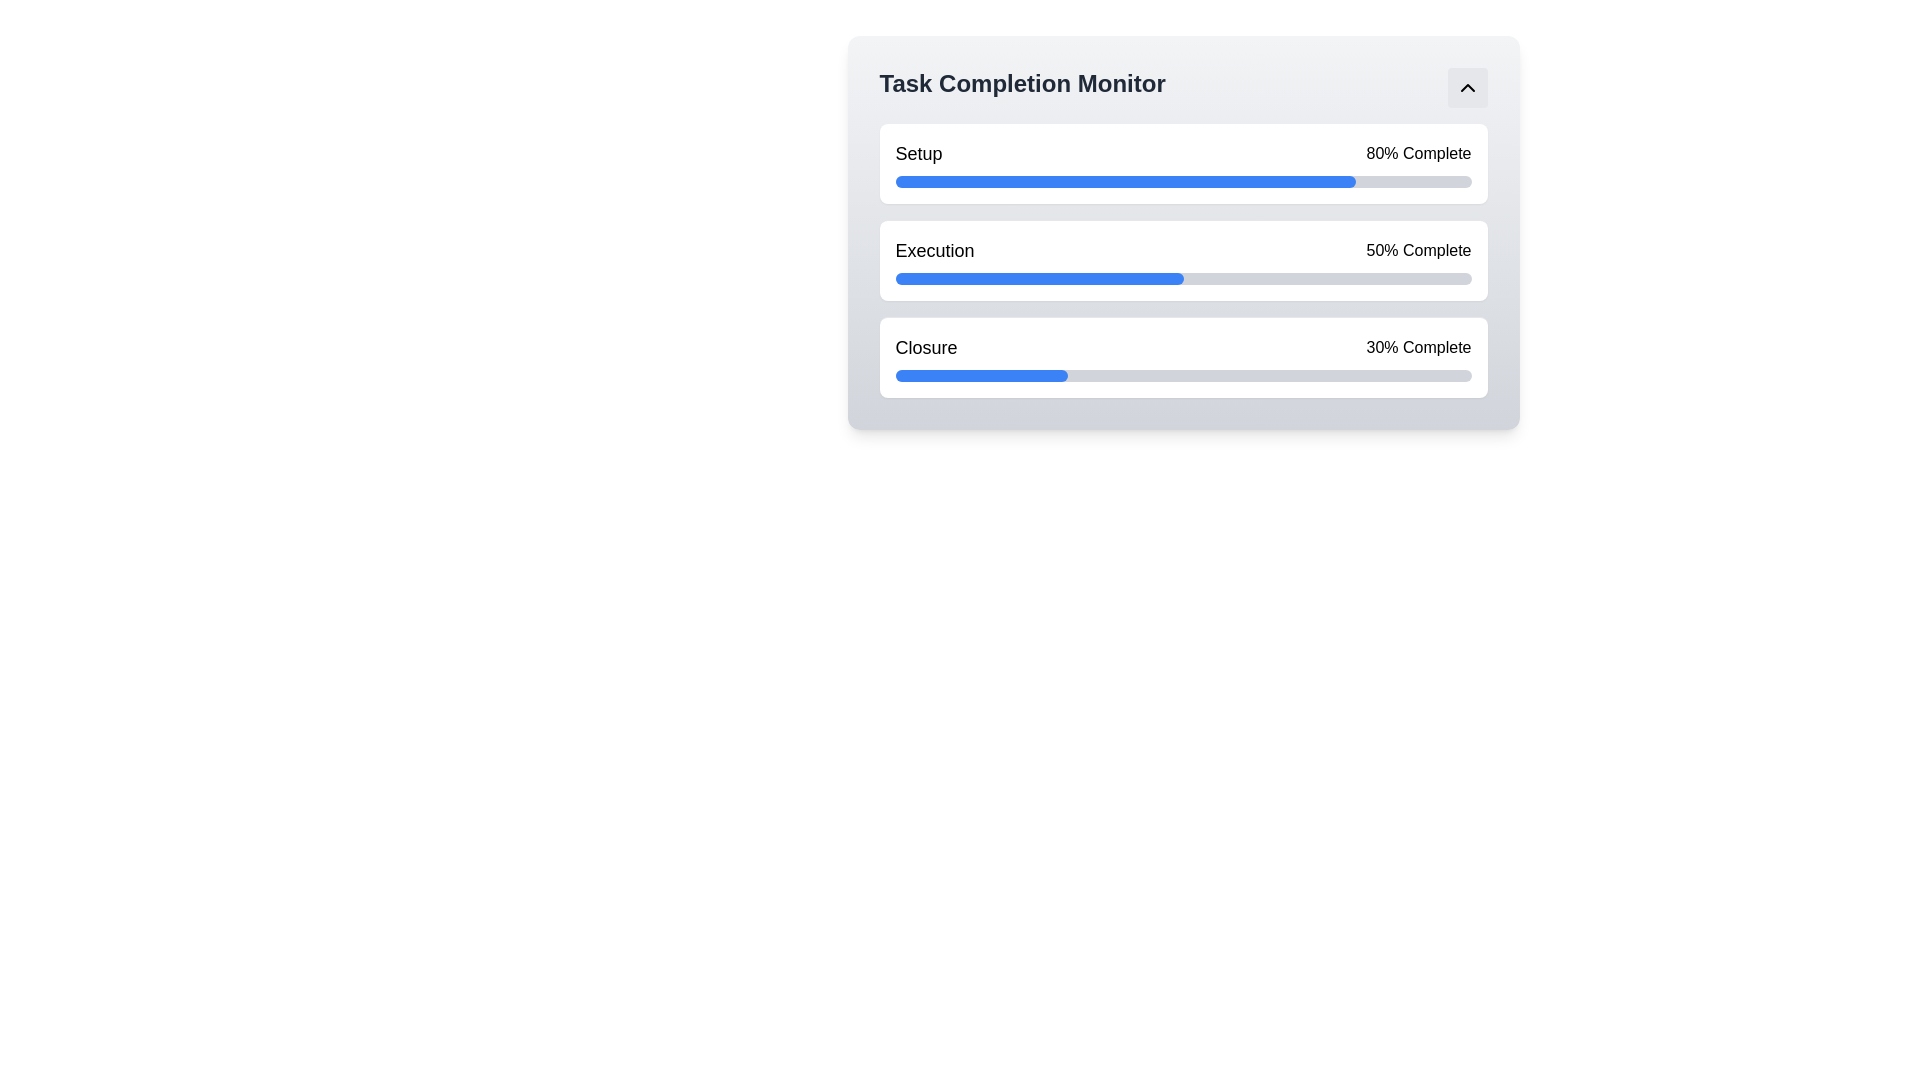 Image resolution: width=1920 pixels, height=1080 pixels. What do you see at coordinates (1418, 153) in the screenshot?
I see `the text label displaying '80% Complete' which indicates the percentage completion status of the 'Setup' task in the 'Task Completion Monitor' component` at bounding box center [1418, 153].